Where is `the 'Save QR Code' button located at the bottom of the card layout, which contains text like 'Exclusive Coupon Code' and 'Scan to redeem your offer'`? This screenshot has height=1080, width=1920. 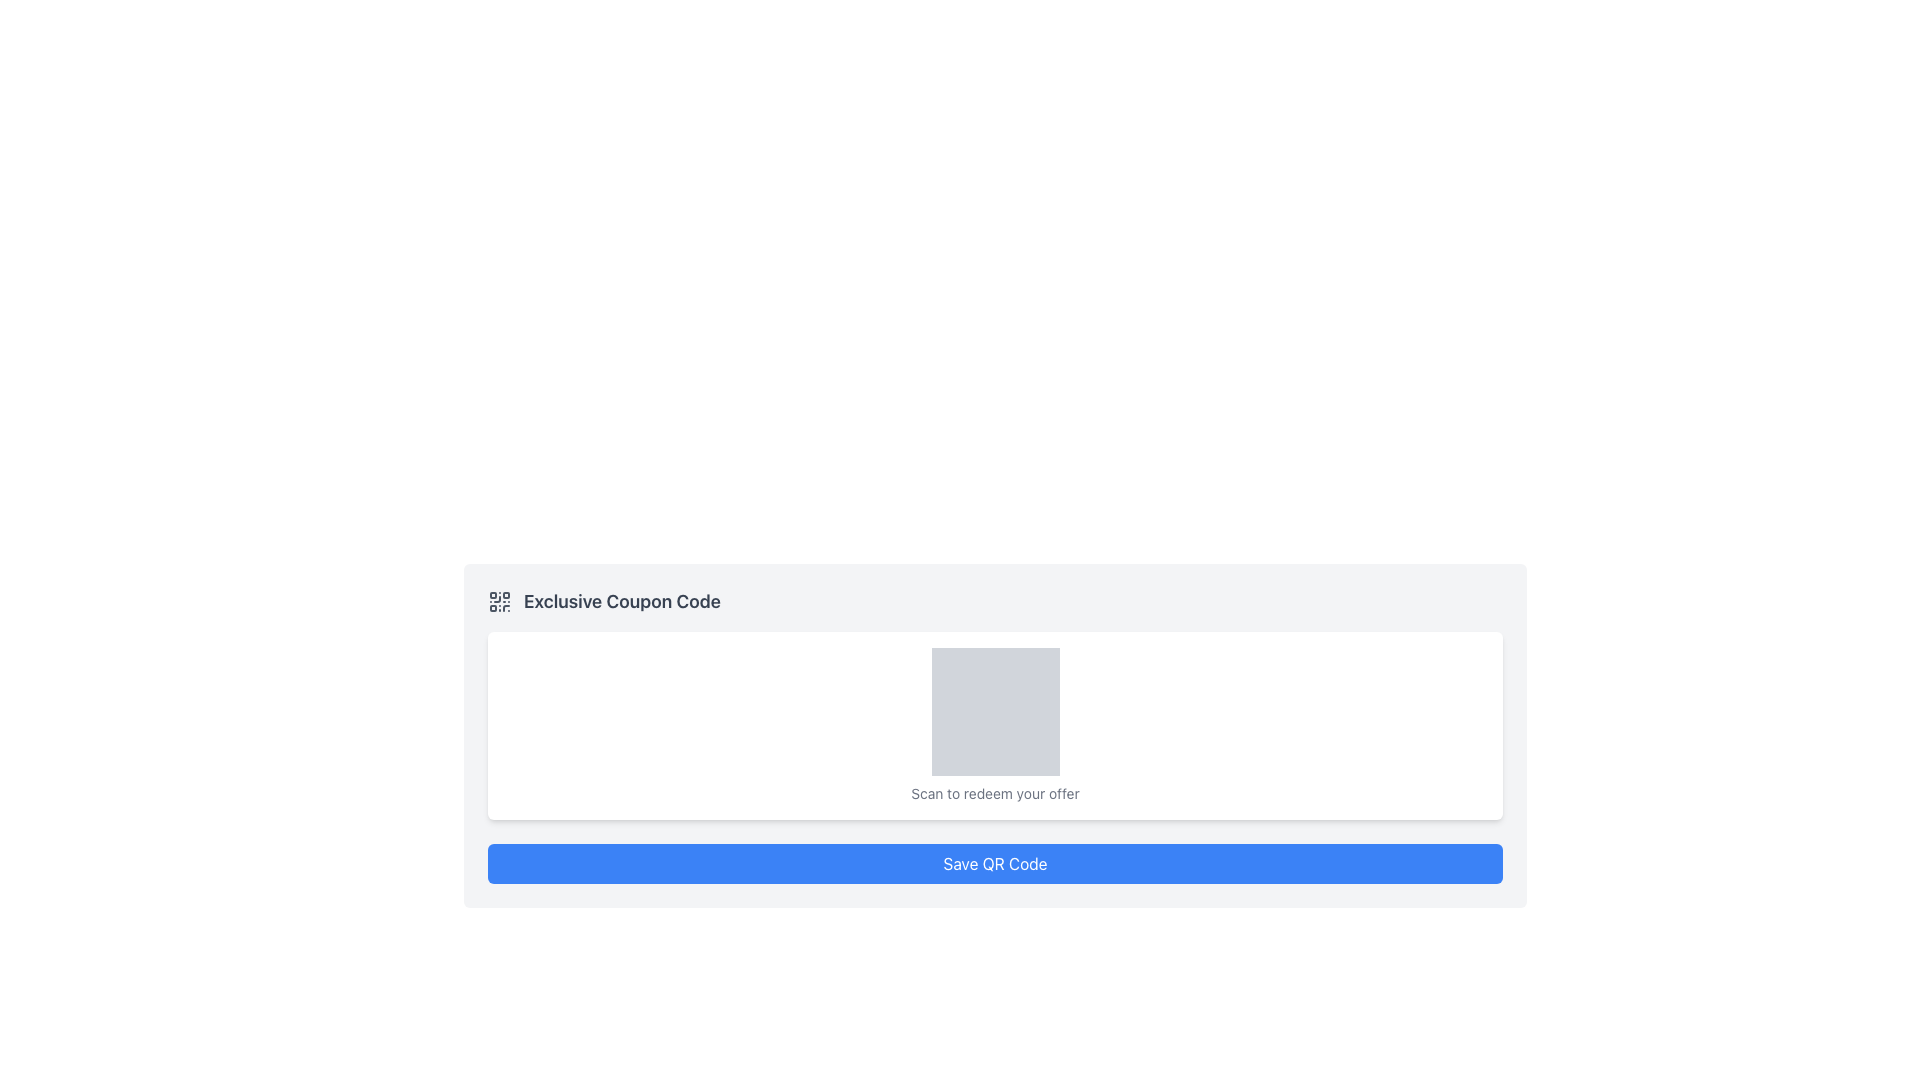 the 'Save QR Code' button located at the bottom of the card layout, which contains text like 'Exclusive Coupon Code' and 'Scan to redeem your offer' is located at coordinates (995, 863).